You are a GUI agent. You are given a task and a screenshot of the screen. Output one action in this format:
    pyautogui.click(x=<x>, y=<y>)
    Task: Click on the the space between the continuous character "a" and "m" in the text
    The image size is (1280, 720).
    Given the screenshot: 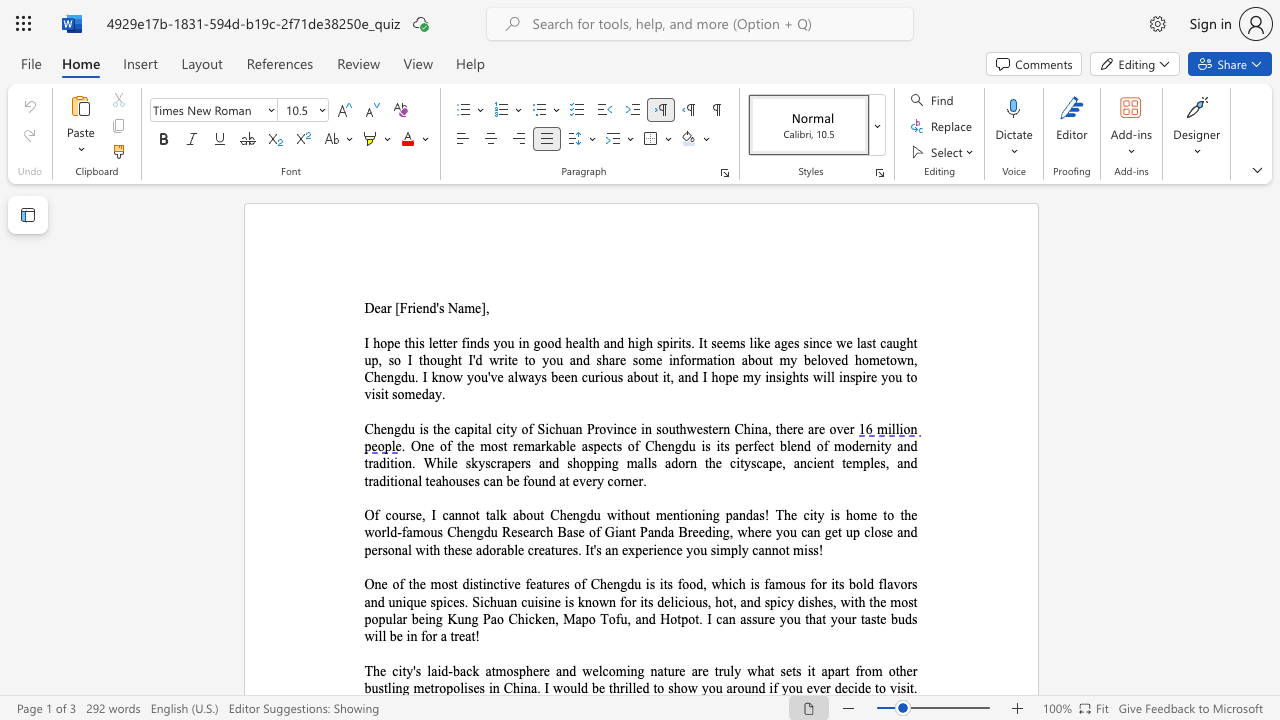 What is the action you would take?
    pyautogui.click(x=412, y=531)
    